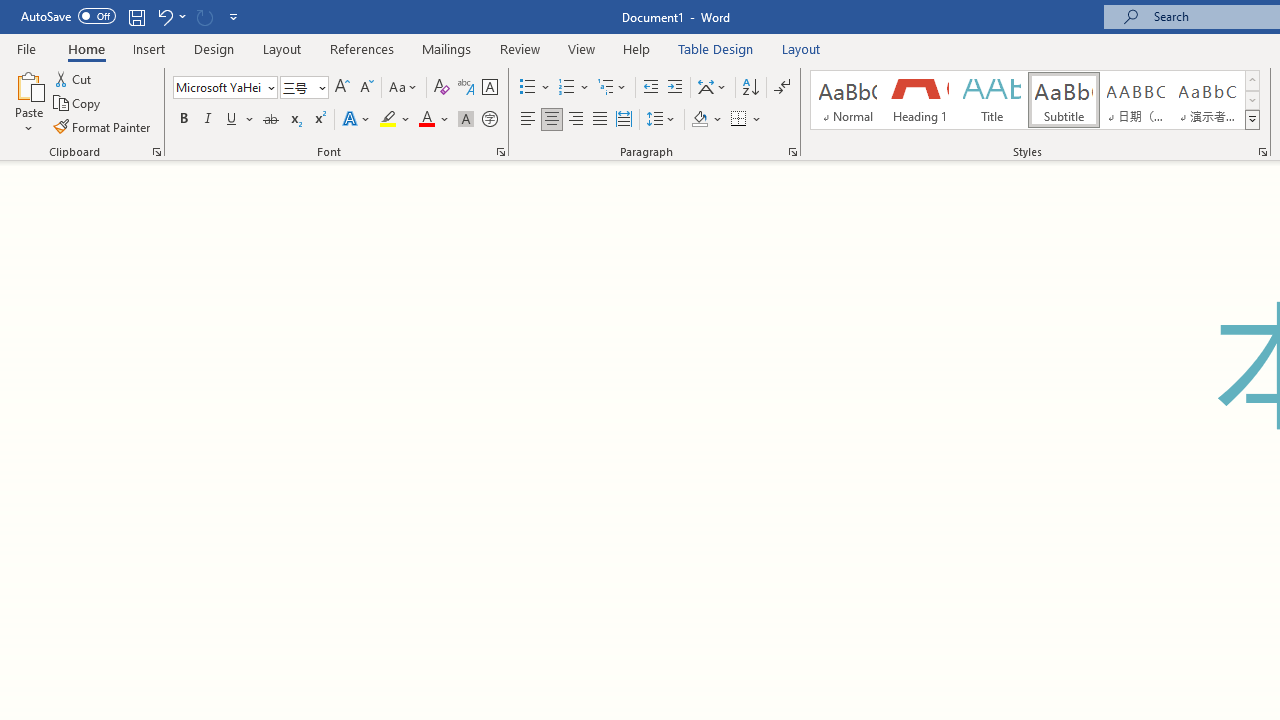  I want to click on 'Bullets', so click(528, 86).